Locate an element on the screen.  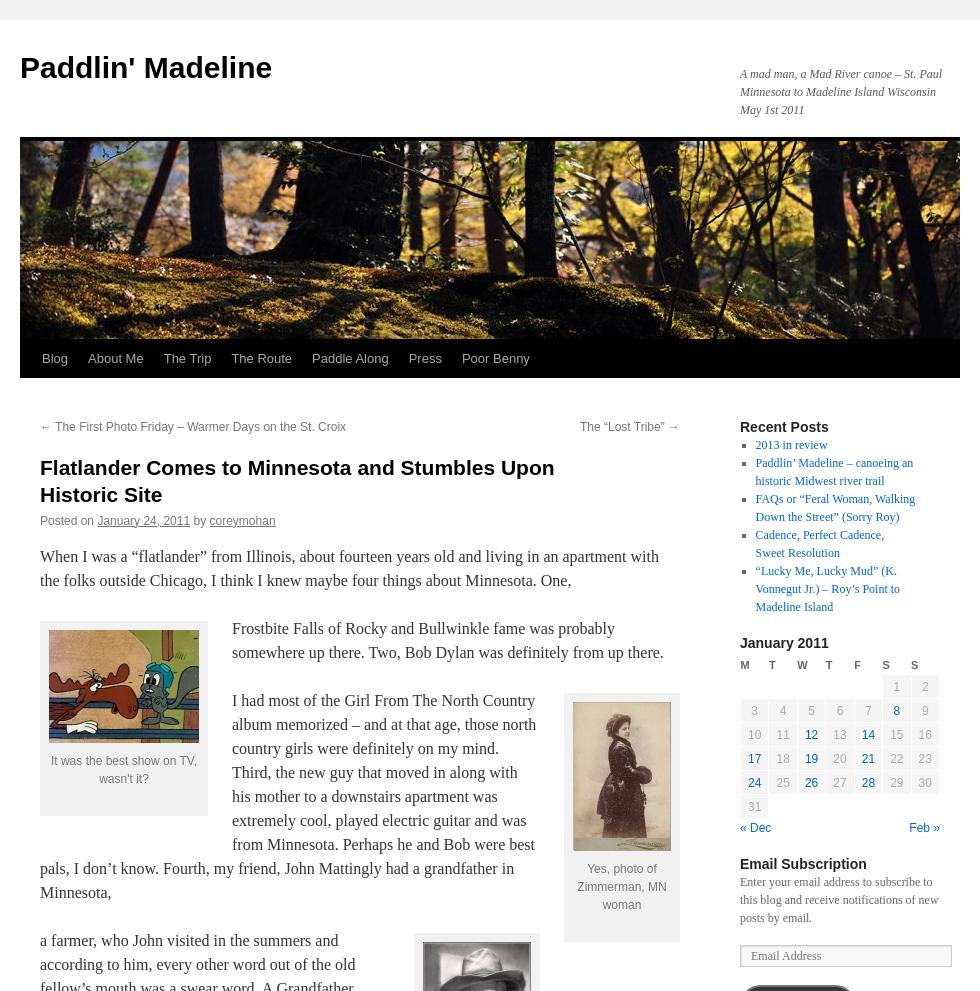
'23' is located at coordinates (924, 758).